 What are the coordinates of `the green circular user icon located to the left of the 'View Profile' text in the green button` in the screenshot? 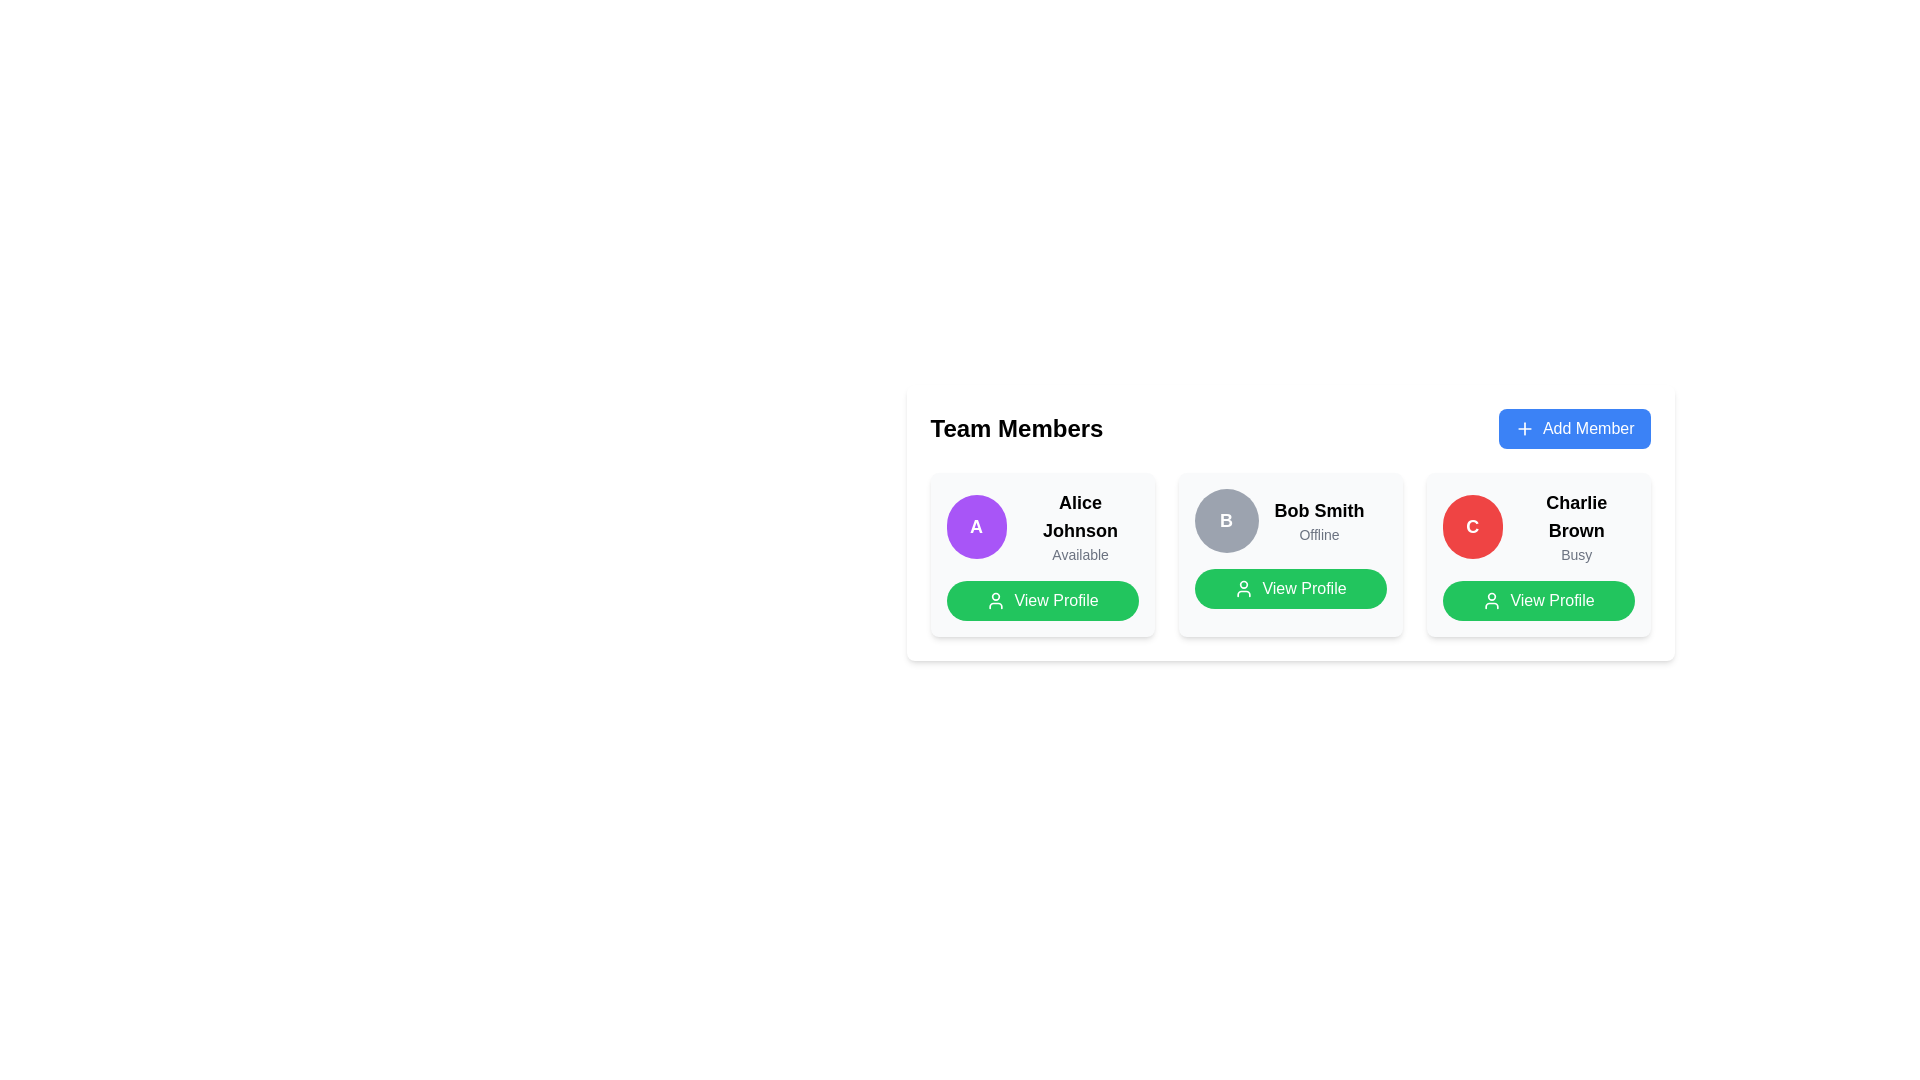 It's located at (1243, 588).